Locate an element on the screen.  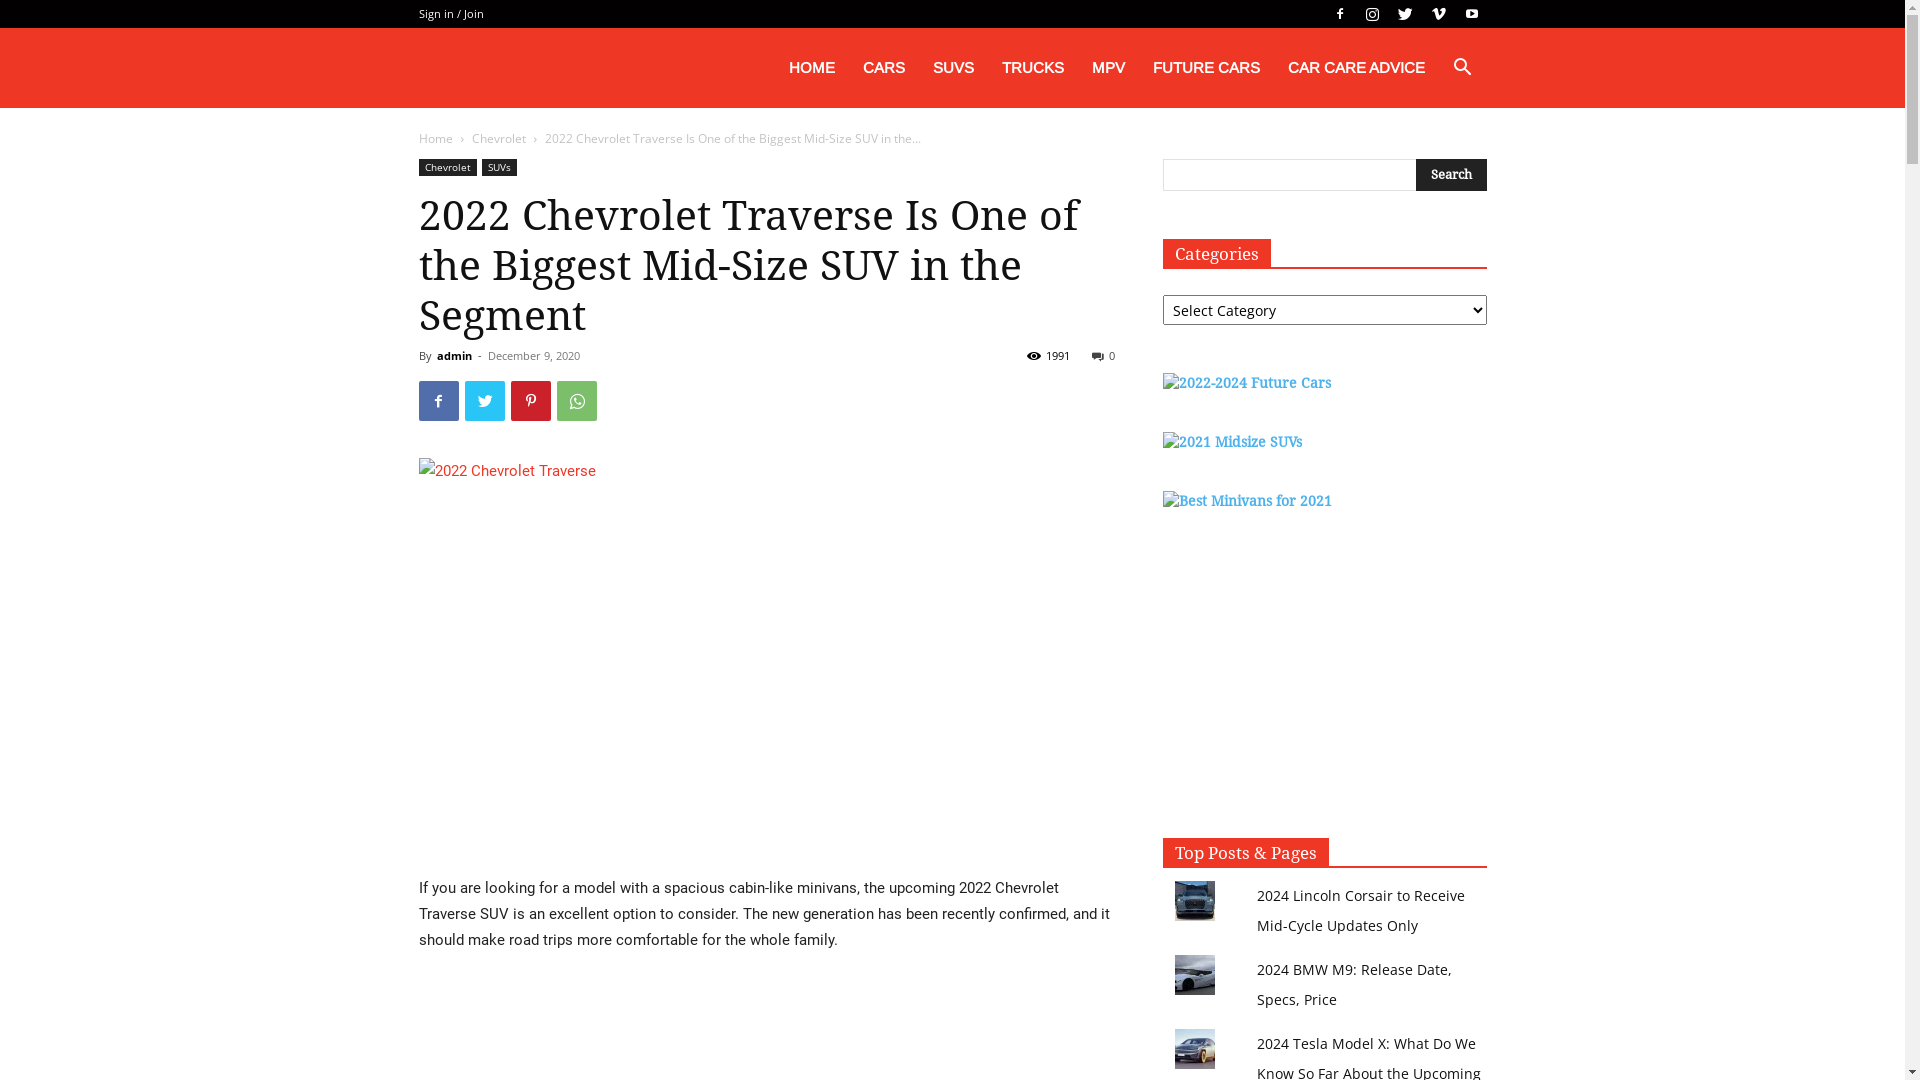
'admin' is located at coordinates (452, 354).